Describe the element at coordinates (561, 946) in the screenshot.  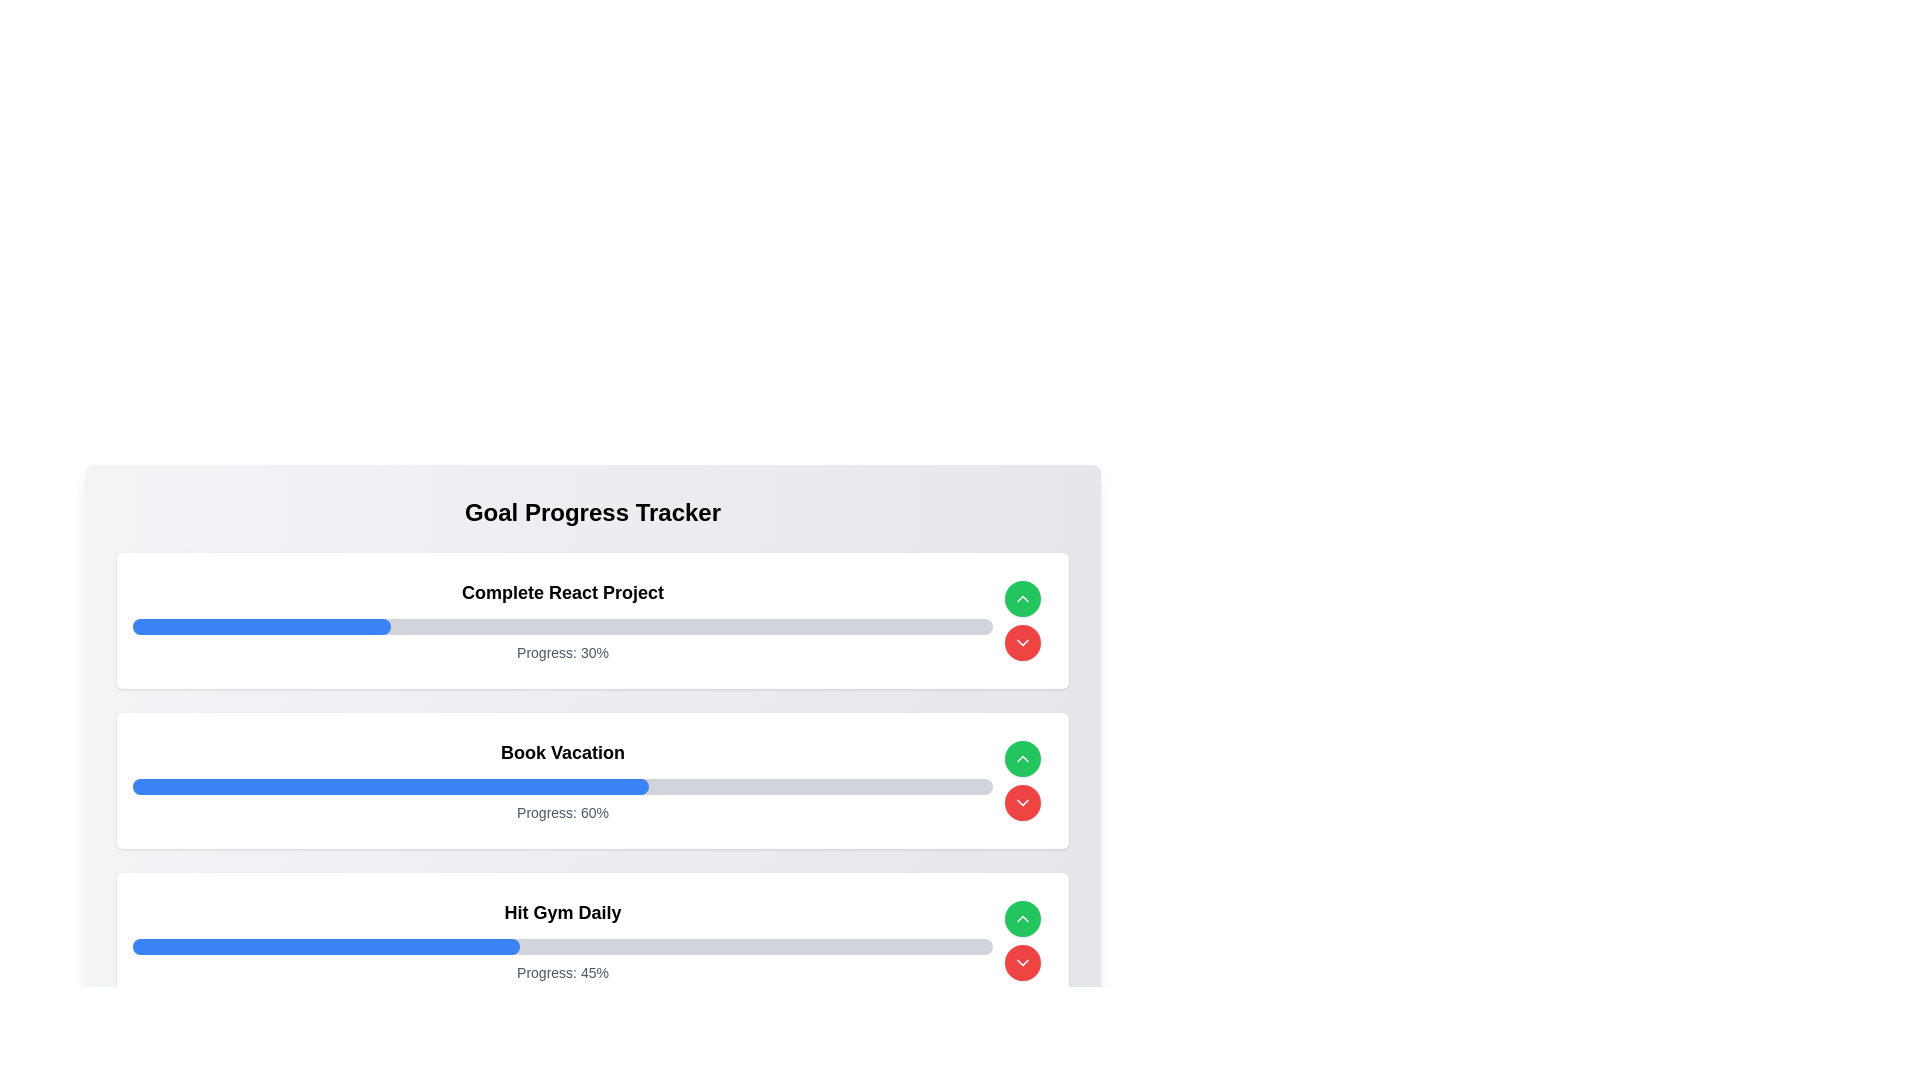
I see `the Progress bar located below the text 'Hit Gym Daily' and above the text 'Progress: 45%', which visually indicates the completion percentage of a task` at that location.